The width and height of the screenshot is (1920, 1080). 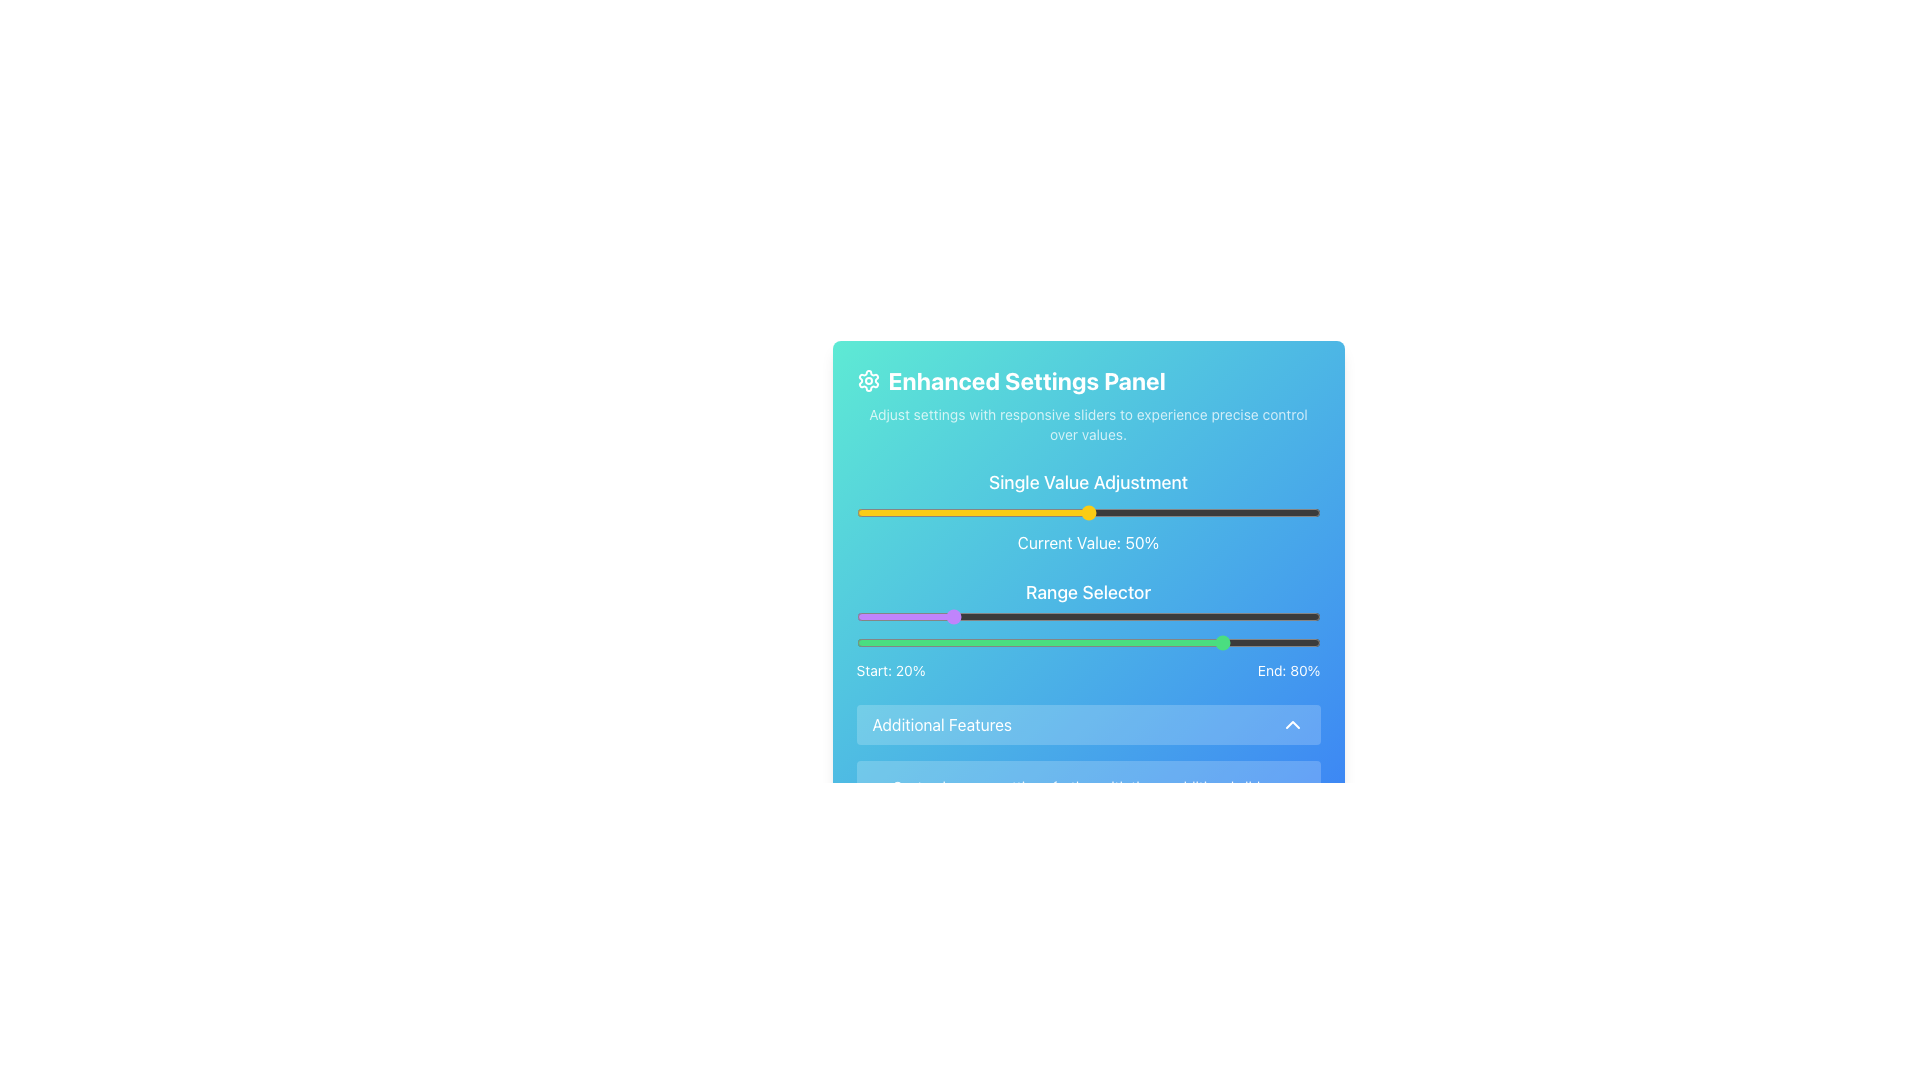 I want to click on the text element that says 'Adjust settings with responsive sliders to experience precise control over values', located below the heading 'Enhanced Settings Panel' in a panel with a blue gradient background, so click(x=1087, y=423).